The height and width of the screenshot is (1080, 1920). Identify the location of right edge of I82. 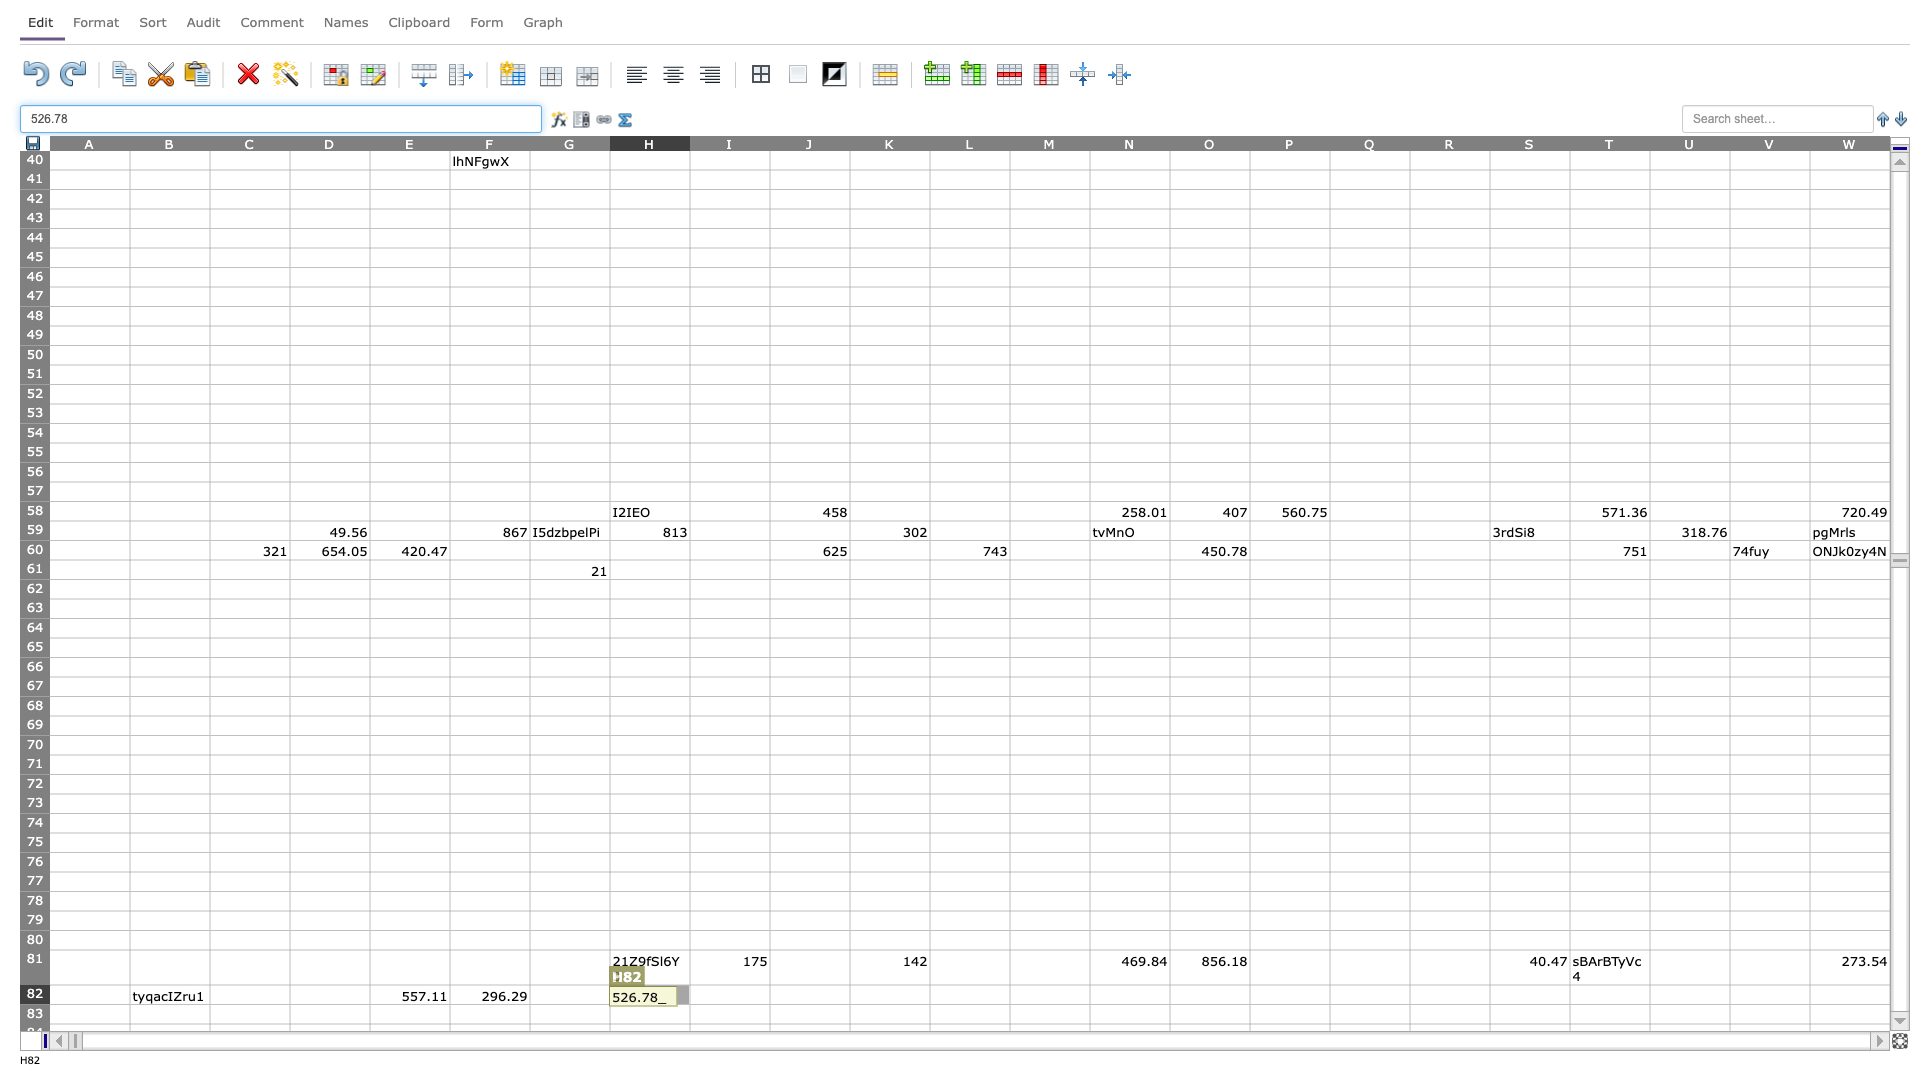
(768, 994).